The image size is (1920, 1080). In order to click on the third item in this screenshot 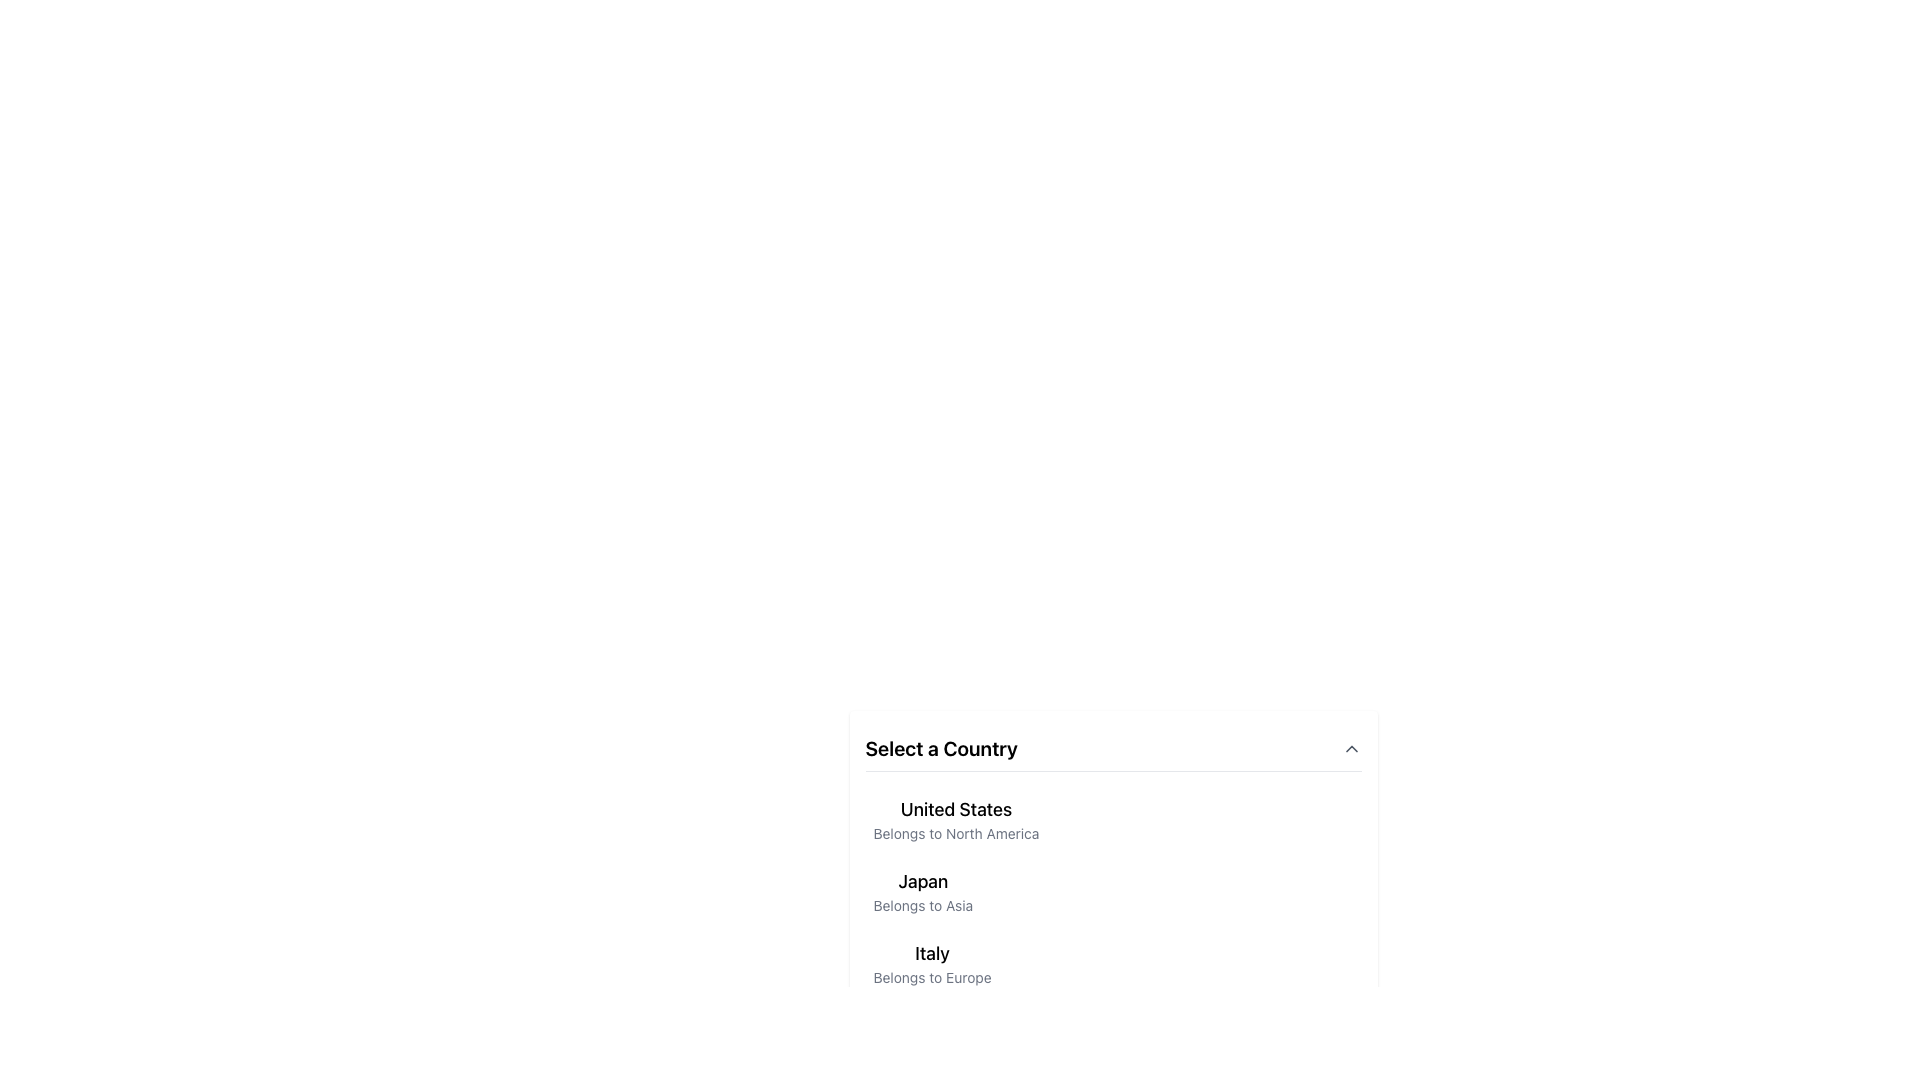, I will do `click(931, 963)`.